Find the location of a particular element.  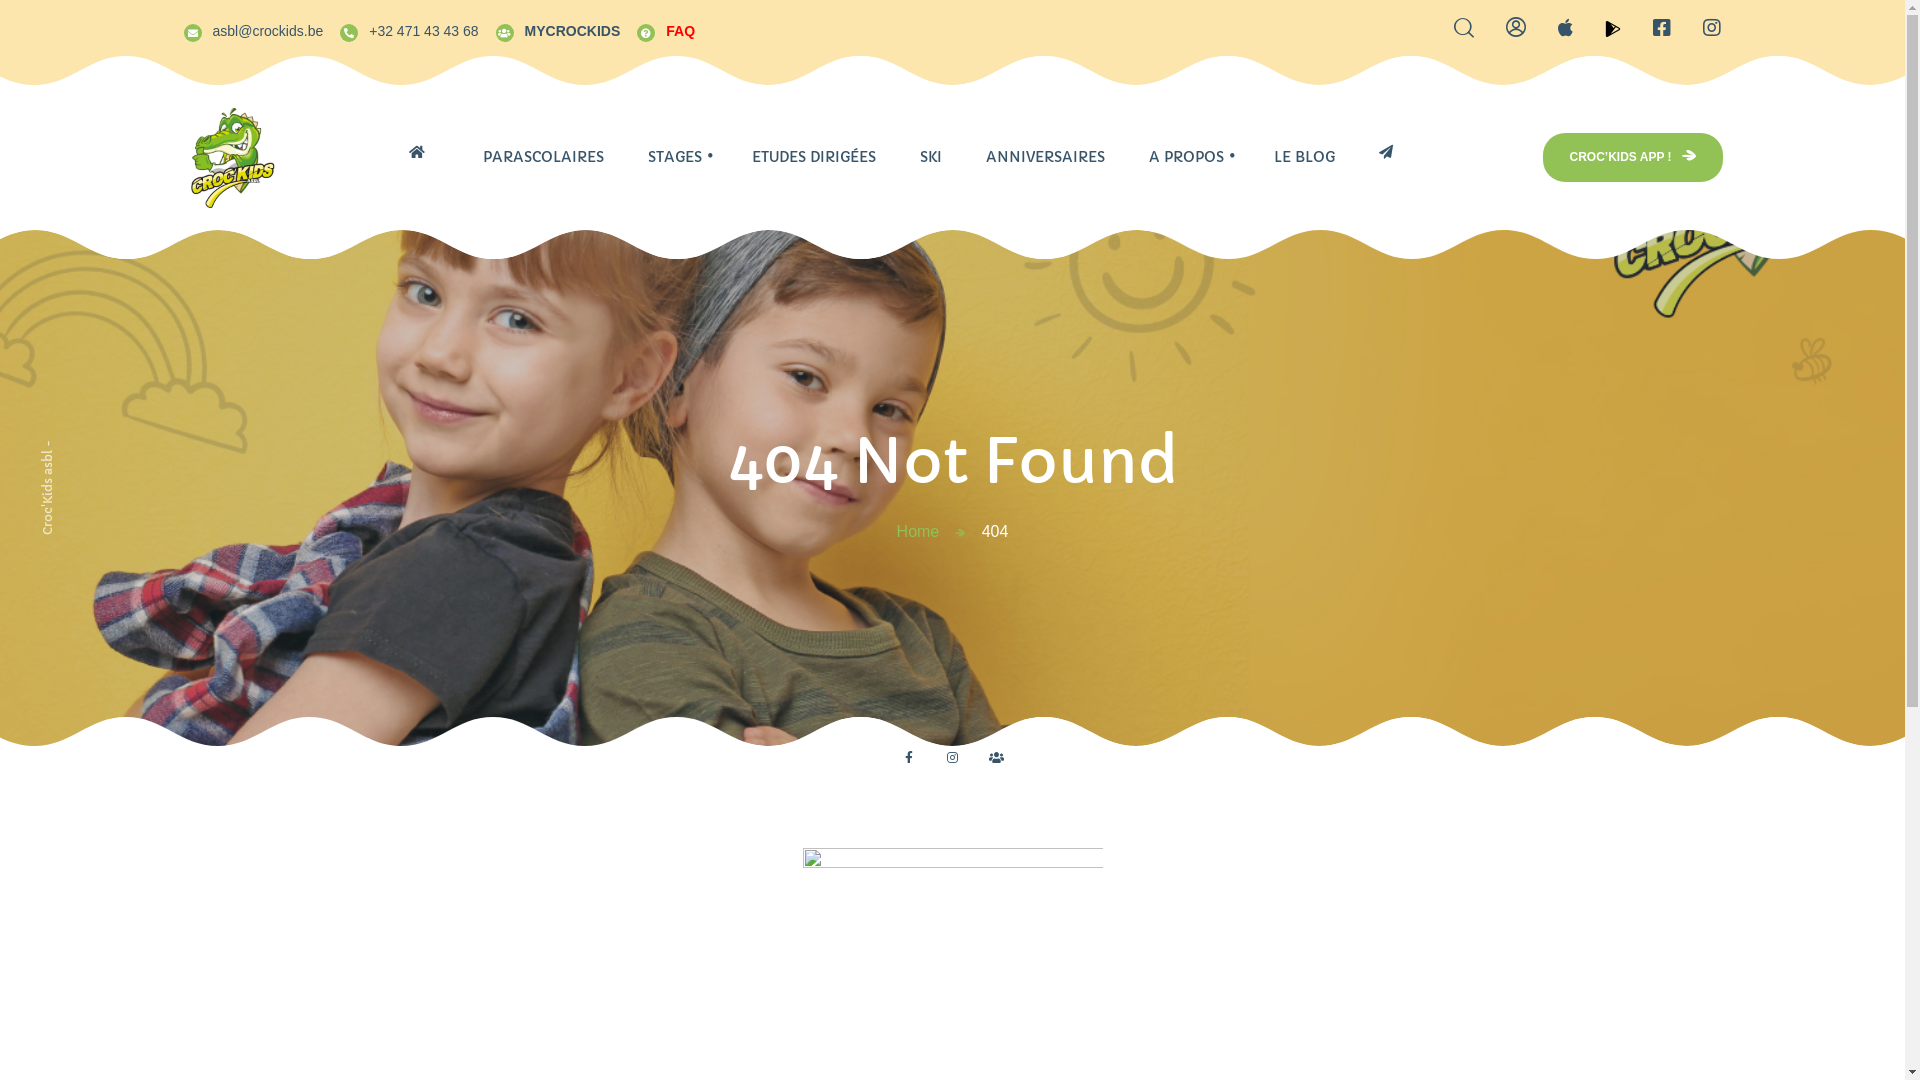

'SKI' is located at coordinates (930, 156).